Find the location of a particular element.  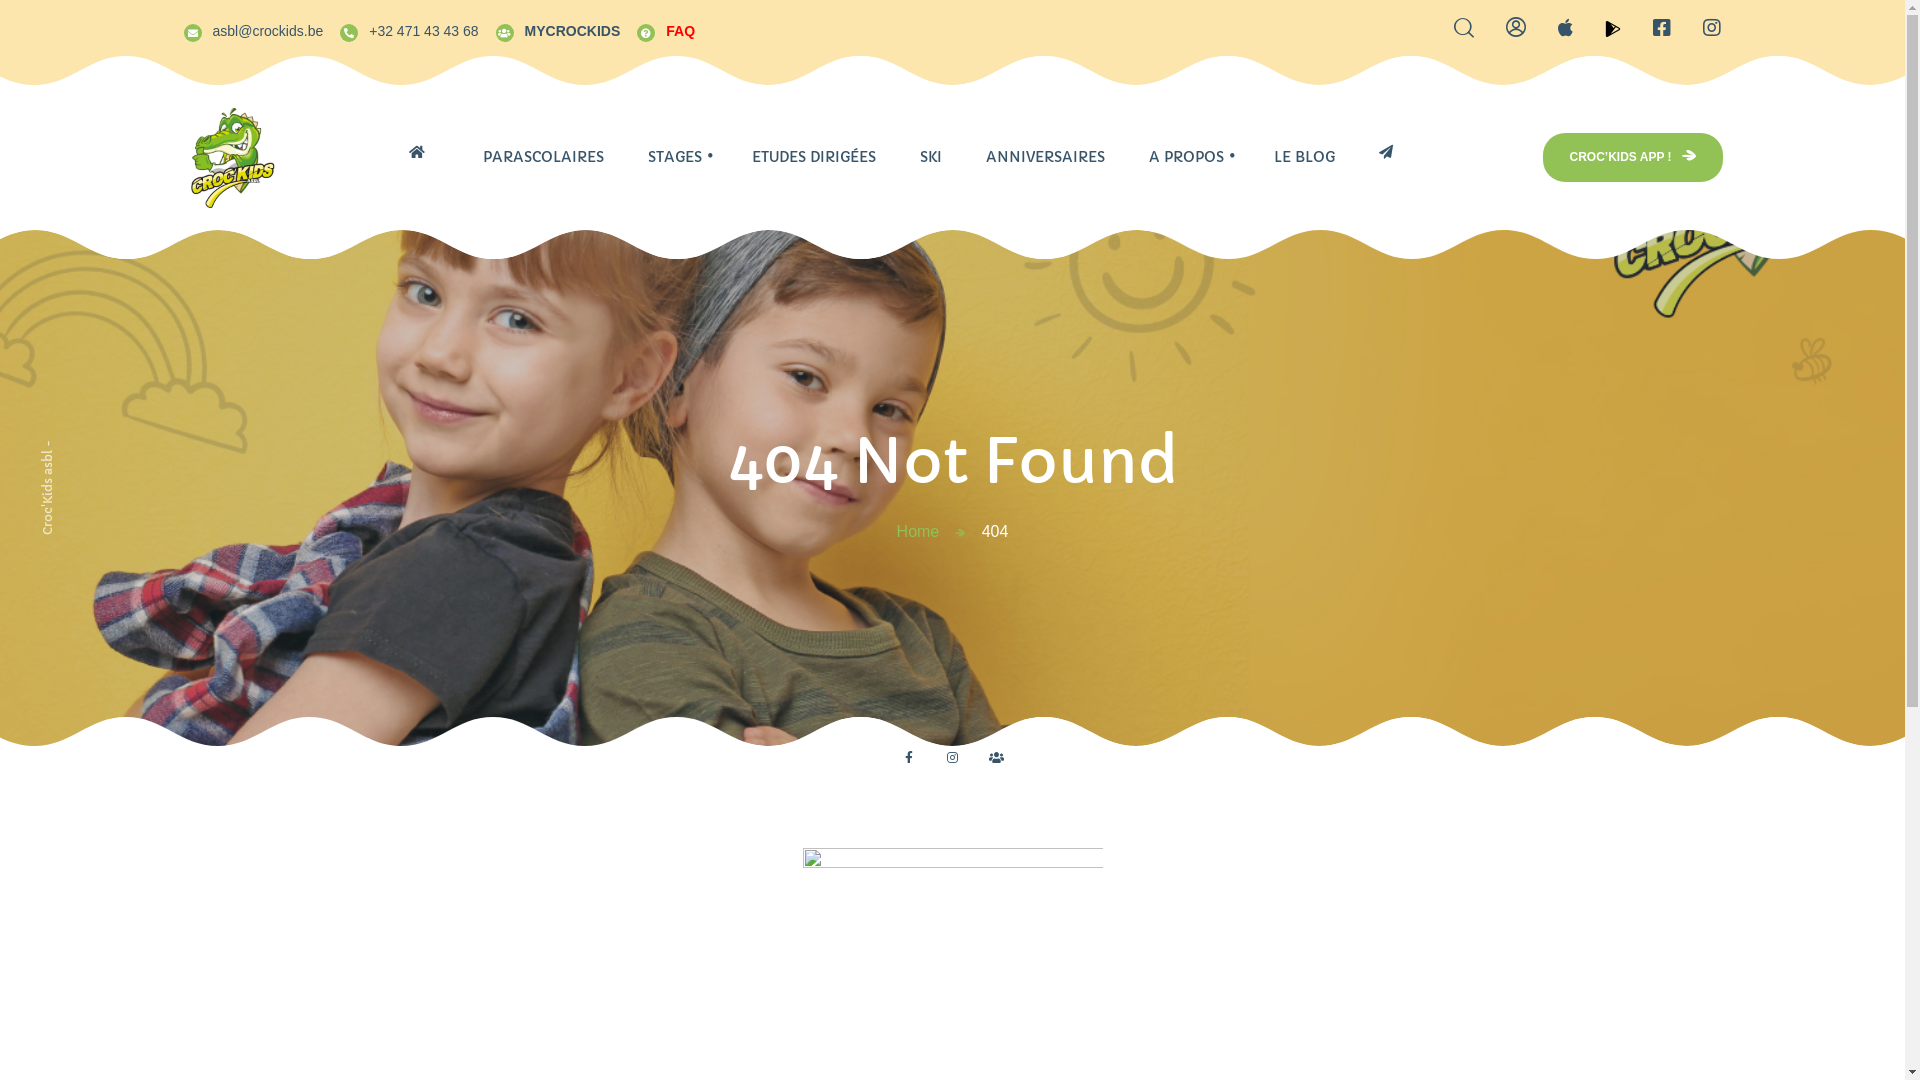

'SKI' is located at coordinates (930, 156).